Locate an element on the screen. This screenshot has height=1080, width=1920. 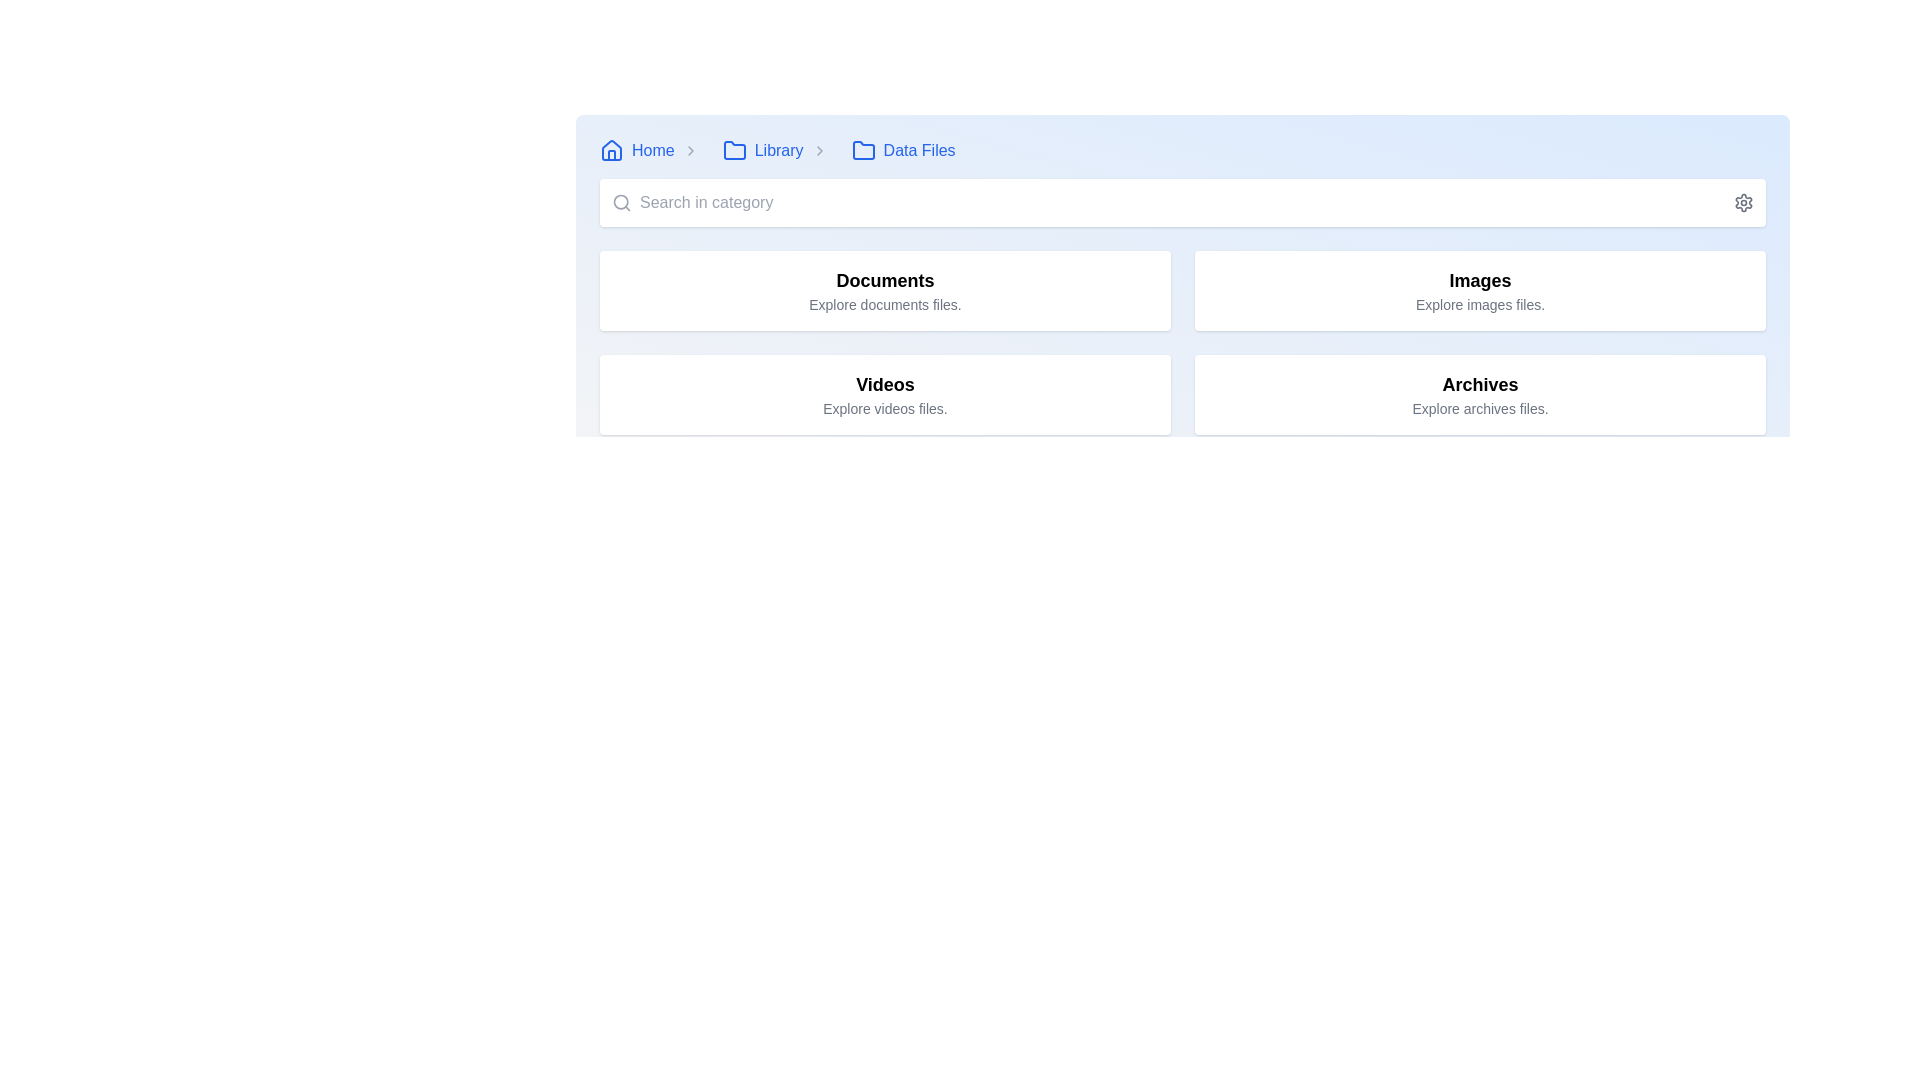
the 'Images' header text, which is bold and black, located at the top of a card on the right-hand side in the second row of a grid layout is located at coordinates (1480, 281).